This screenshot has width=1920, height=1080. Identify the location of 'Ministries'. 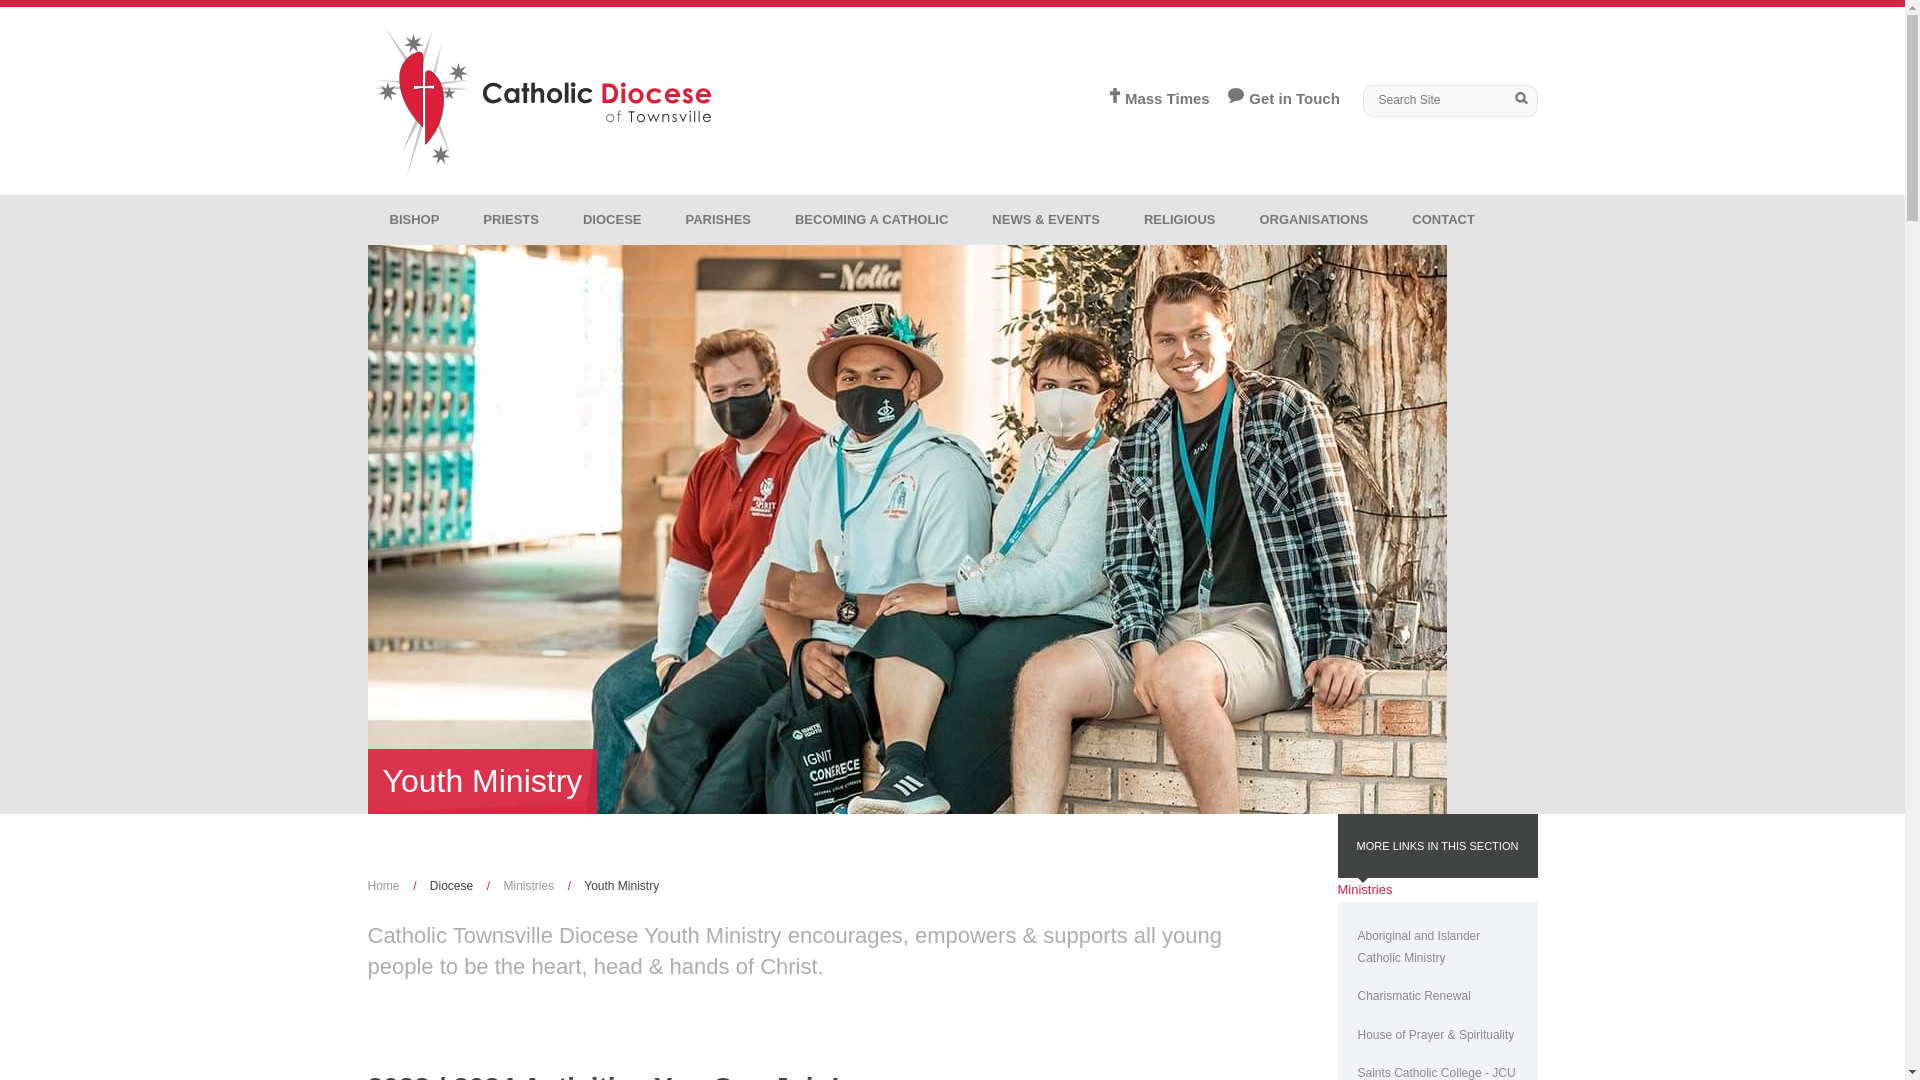
(1364, 888).